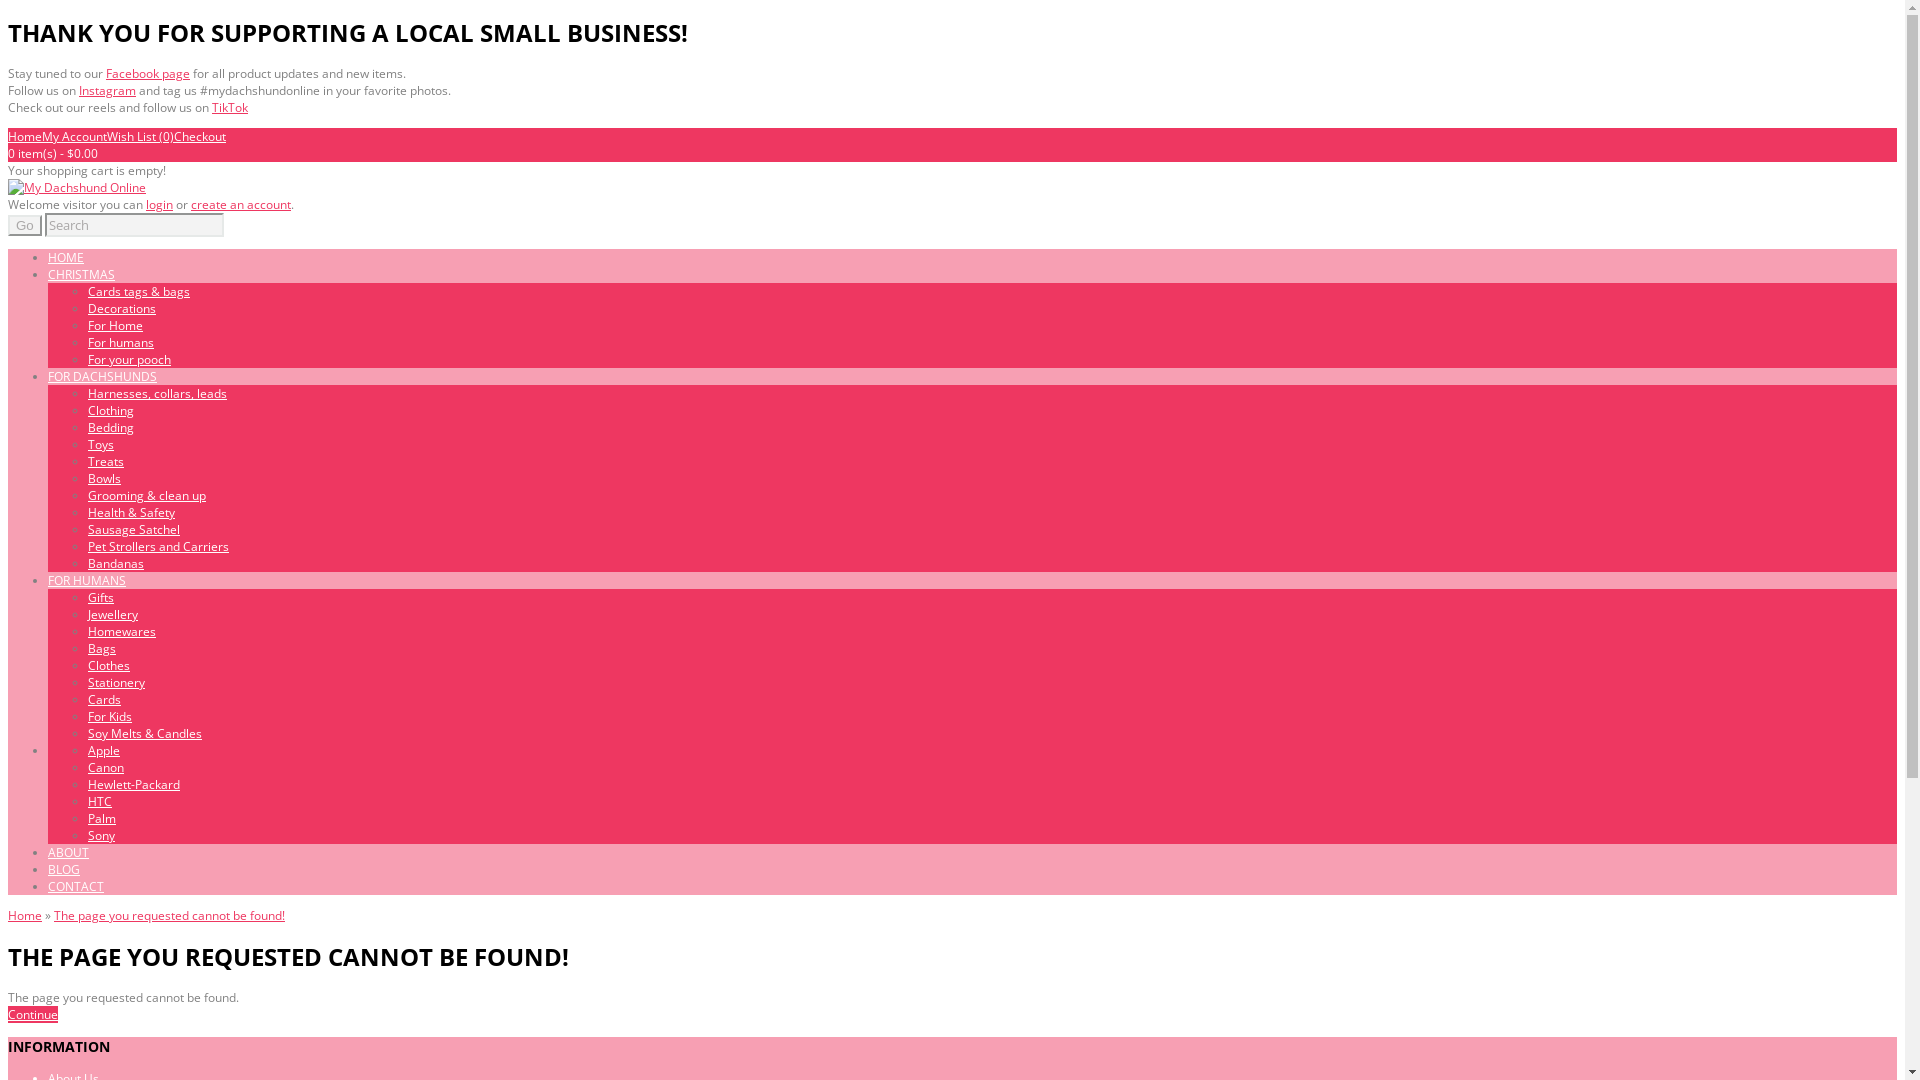  I want to click on 'Bowls', so click(103, 478).